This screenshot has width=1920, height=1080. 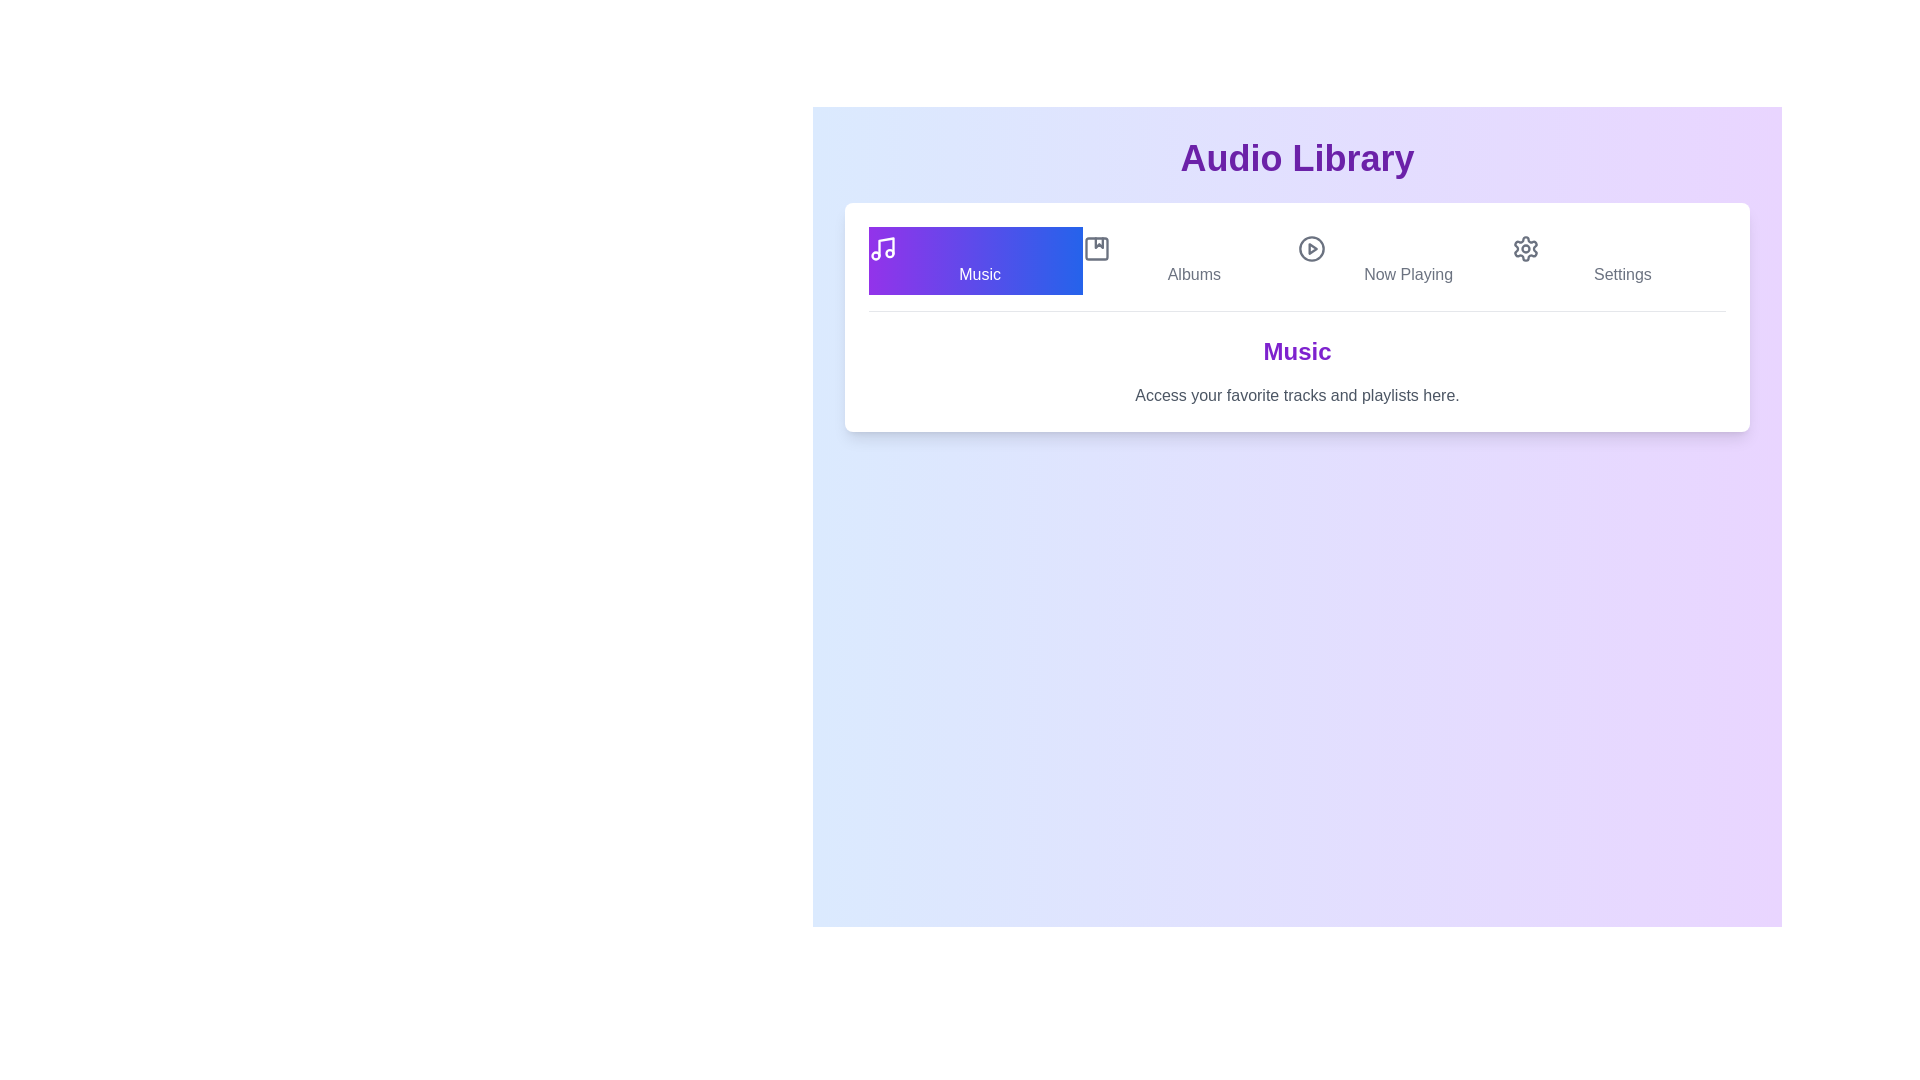 I want to click on the static text label that presents the message 'Access your favorite tracks and playlists here.' which is located below the 'Music' header in a visually styled card, so click(x=1297, y=396).